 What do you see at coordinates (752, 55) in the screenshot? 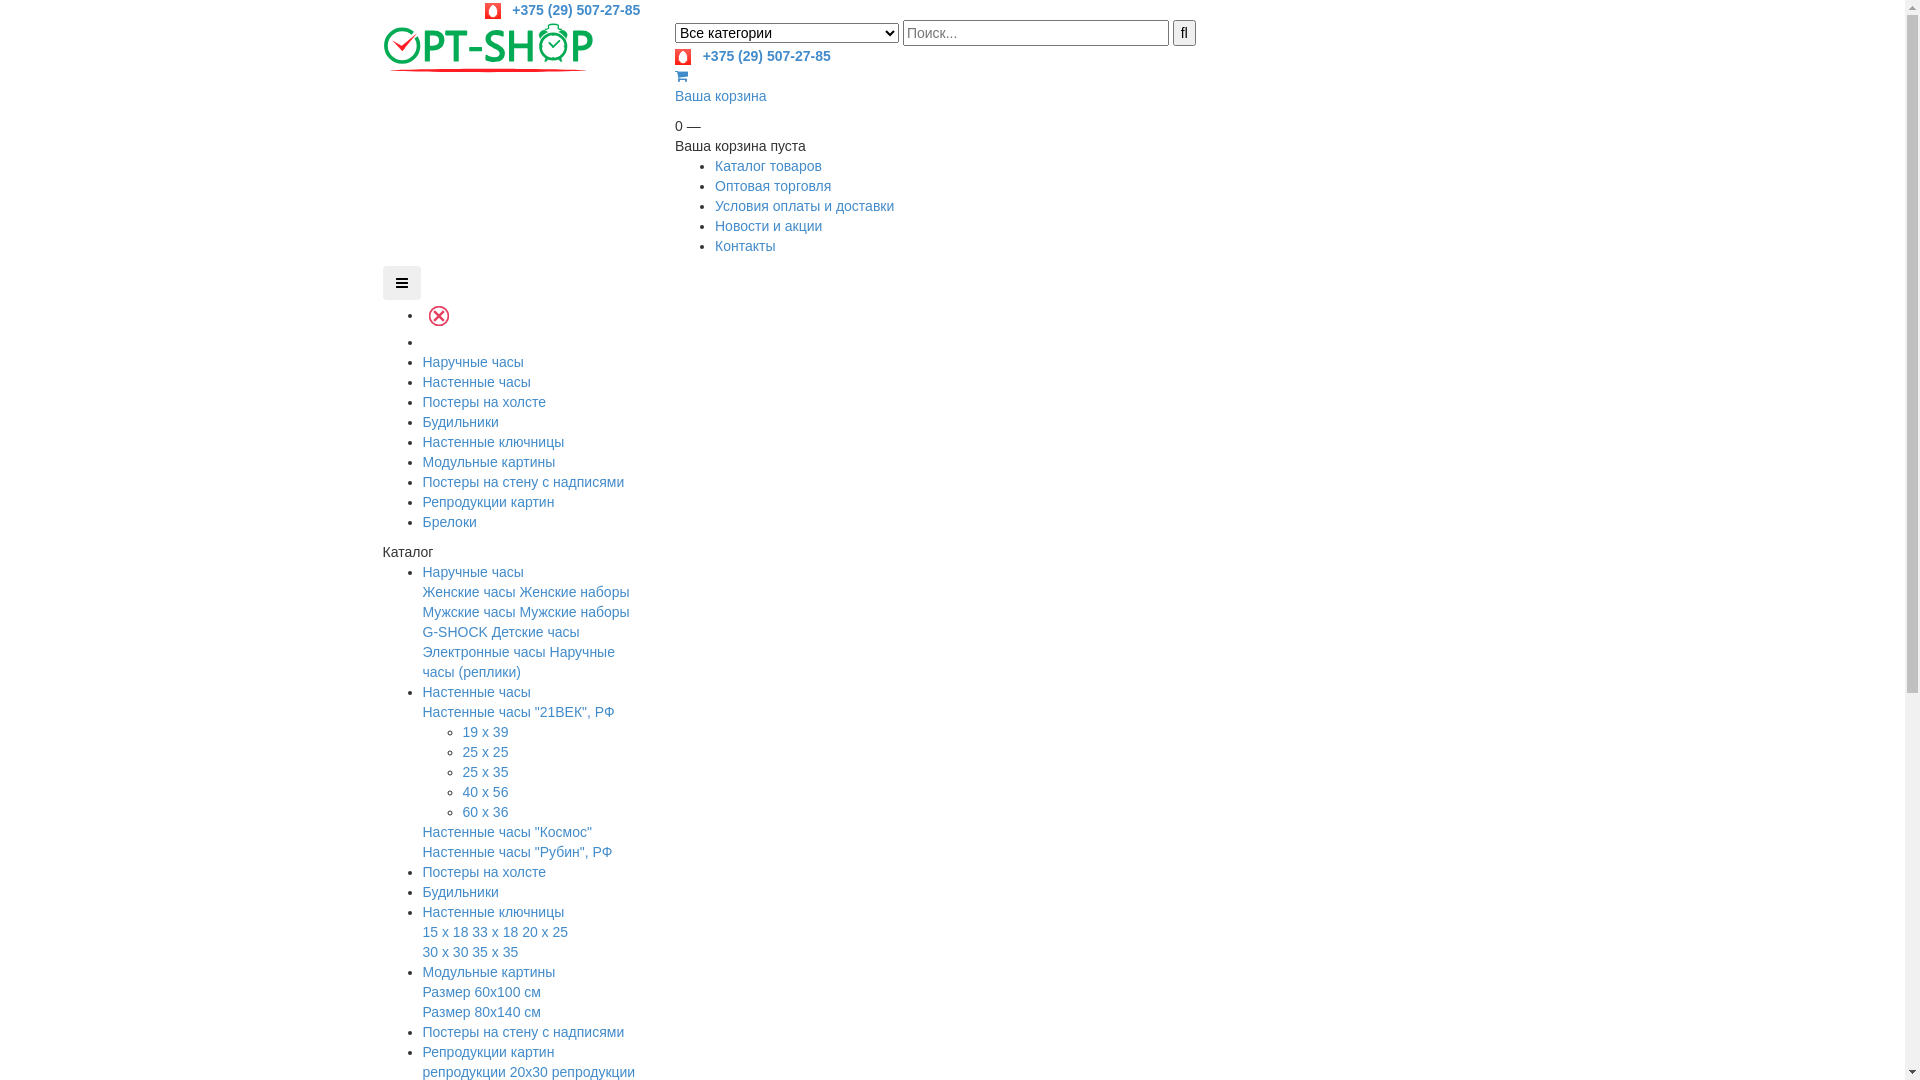
I see `'  +375 (29) 507-27-85'` at bounding box center [752, 55].